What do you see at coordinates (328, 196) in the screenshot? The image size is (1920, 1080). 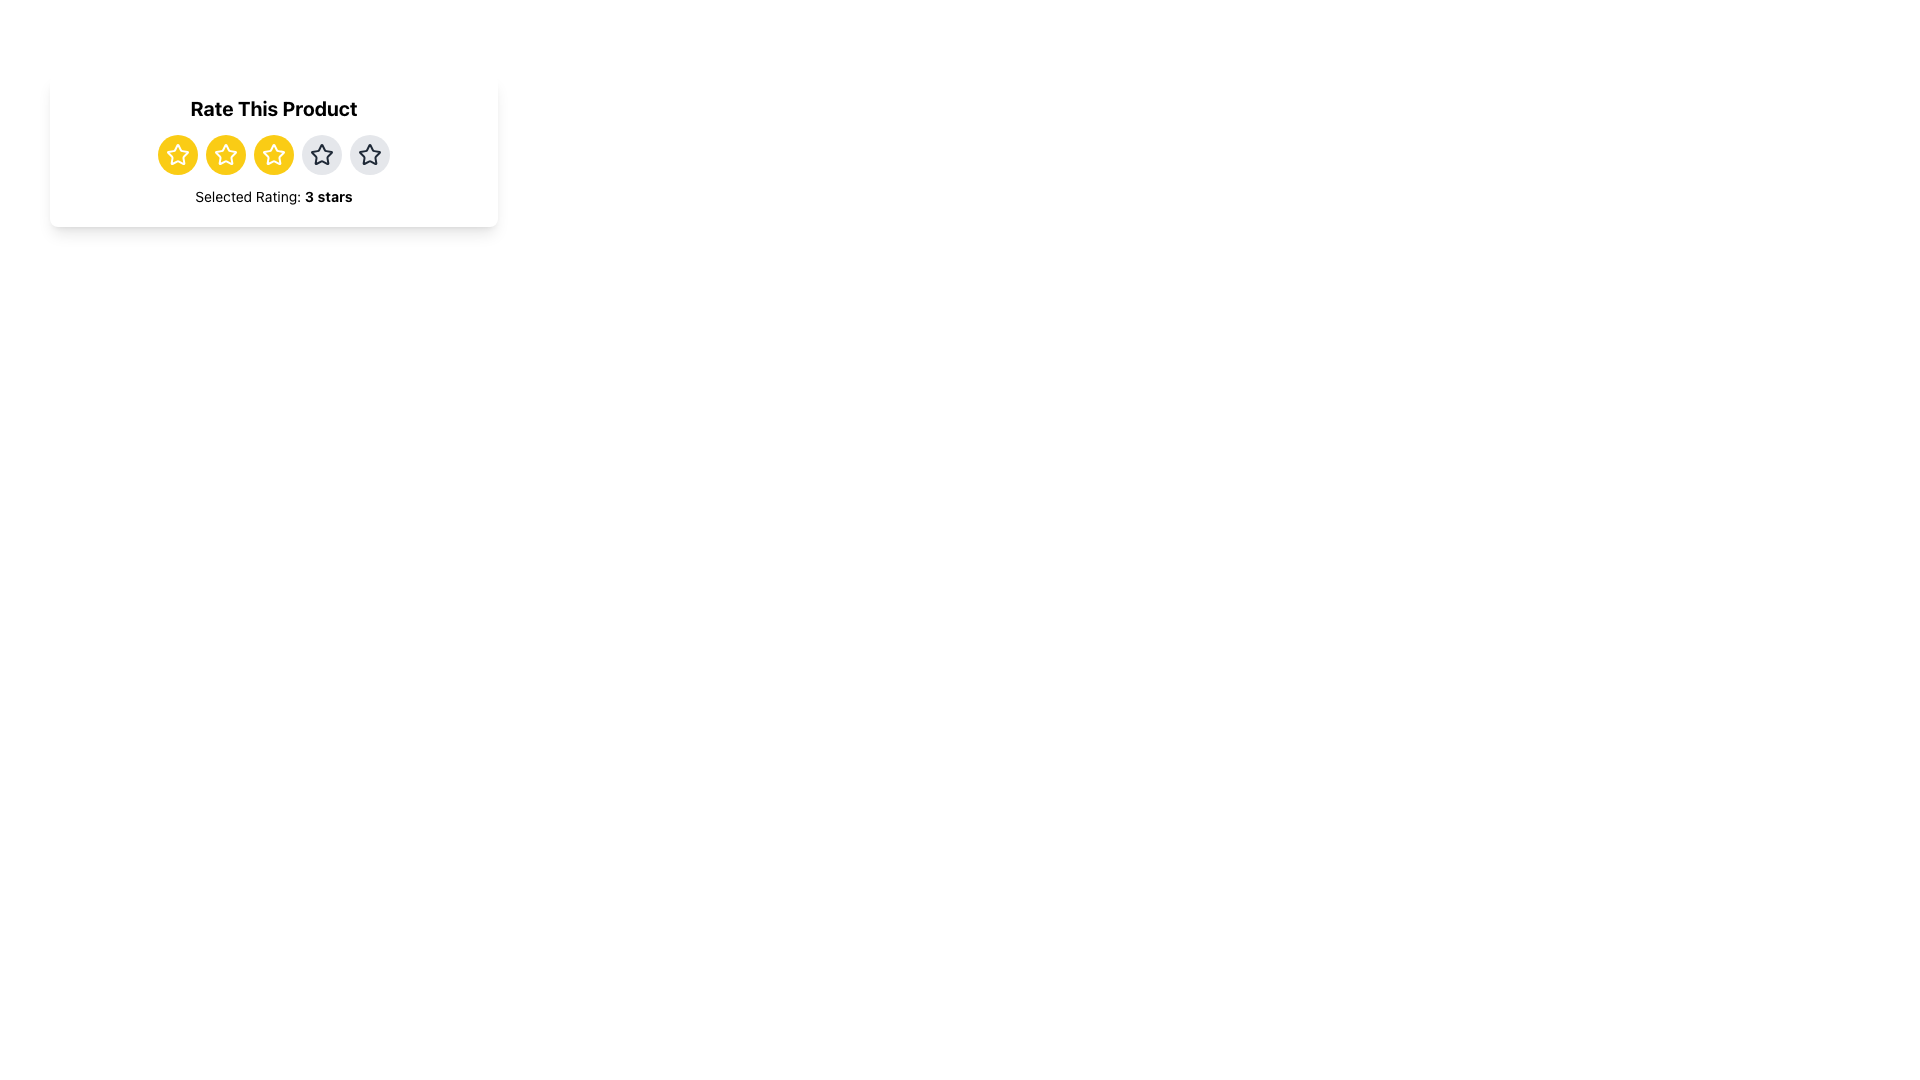 I see `the bold text reading '3 stars' that is part of the sentence 'Selected Rating: 3 stars', located below the star rating icons` at bounding box center [328, 196].